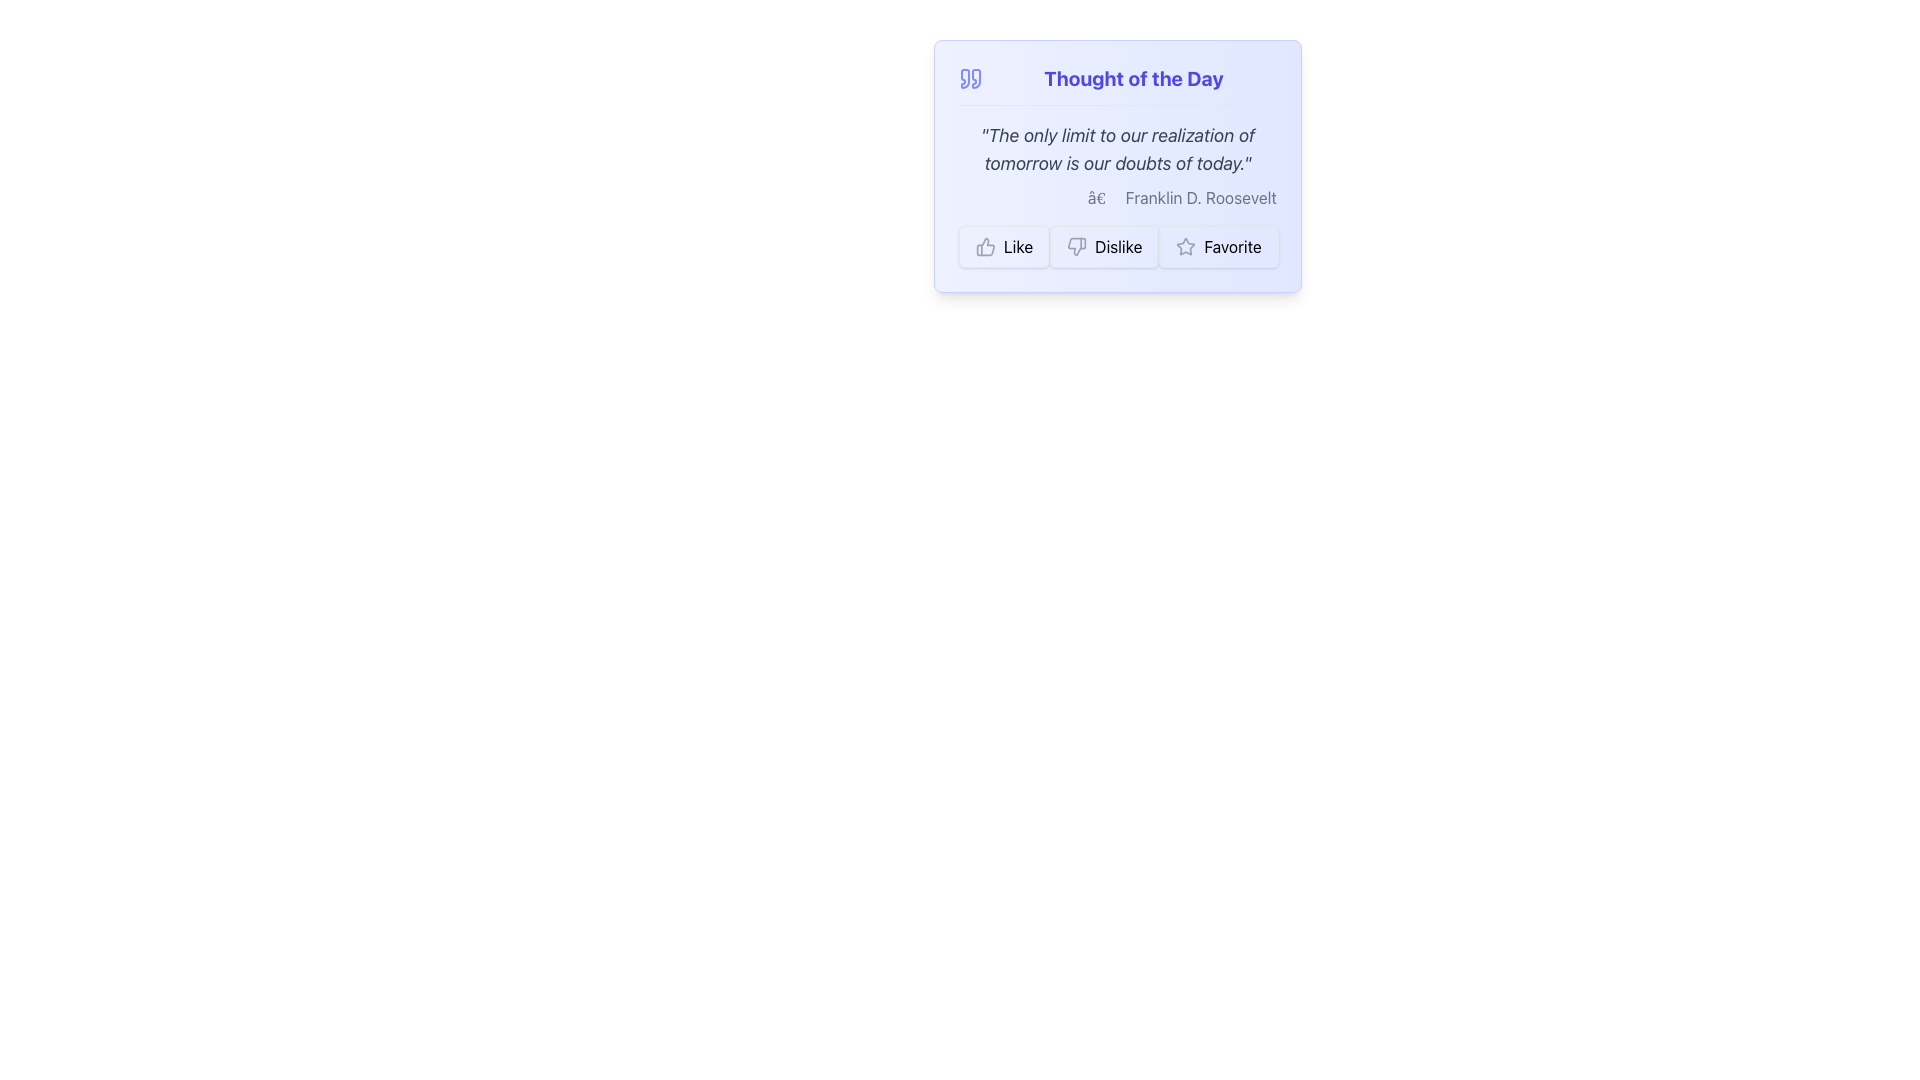 The height and width of the screenshot is (1080, 1920). What do you see at coordinates (965, 77) in the screenshot?
I see `the left portion of the dual quotation mark icon, shaped like a stylized letter '6', located beside the 'Thought of the Day' heading` at bounding box center [965, 77].